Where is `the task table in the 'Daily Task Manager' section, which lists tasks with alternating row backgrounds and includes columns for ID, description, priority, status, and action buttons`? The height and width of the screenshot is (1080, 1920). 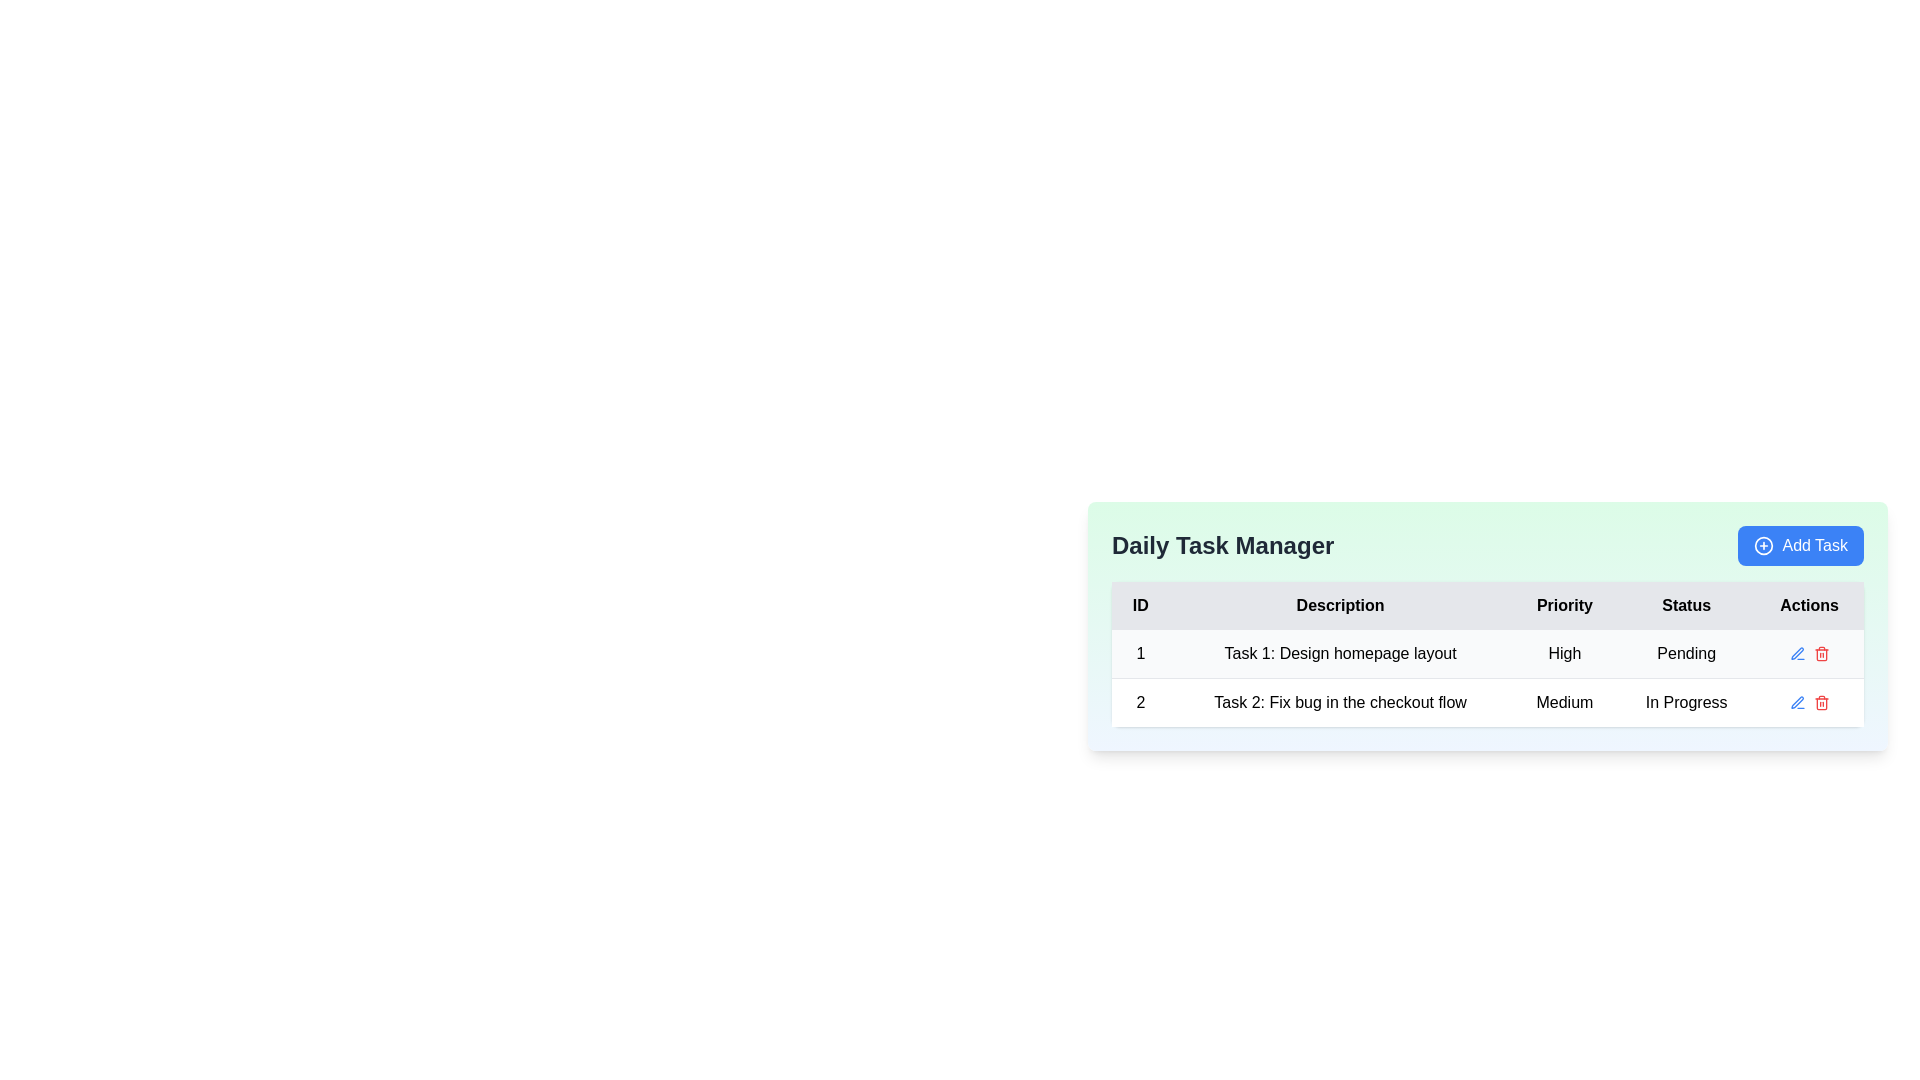
the task table in the 'Daily Task Manager' section, which lists tasks with alternating row backgrounds and includes columns for ID, description, priority, status, and action buttons is located at coordinates (1488, 677).